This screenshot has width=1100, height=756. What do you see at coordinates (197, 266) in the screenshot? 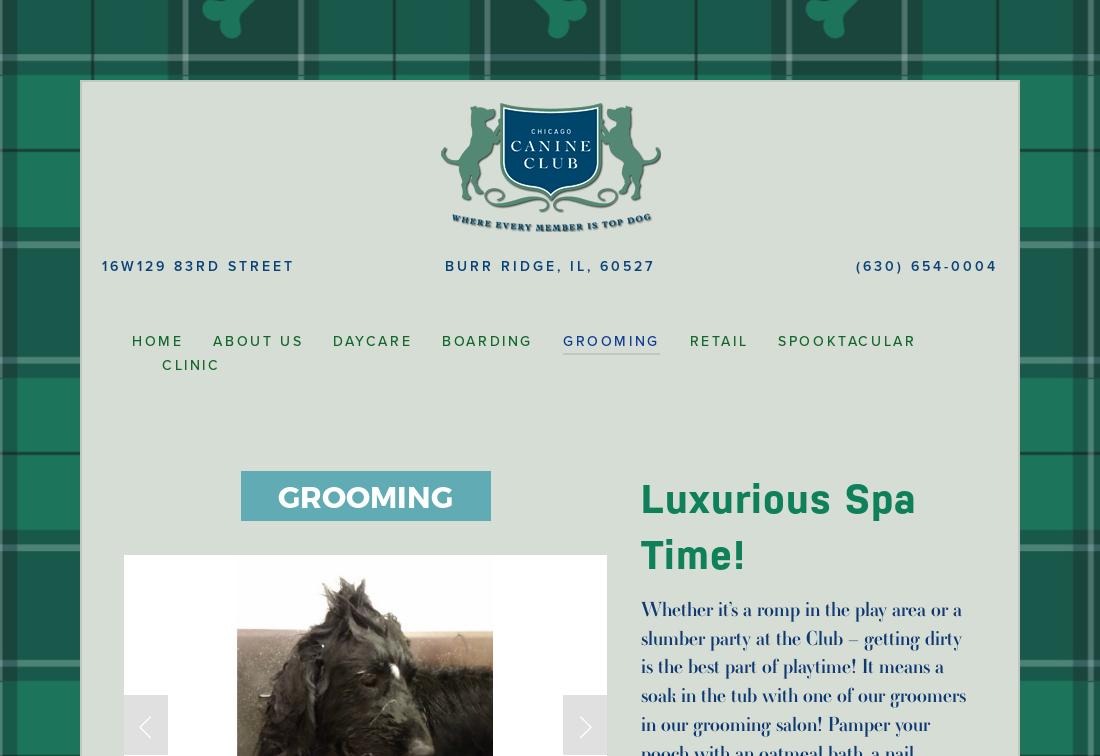
I see `'16W129 83rd Street'` at bounding box center [197, 266].